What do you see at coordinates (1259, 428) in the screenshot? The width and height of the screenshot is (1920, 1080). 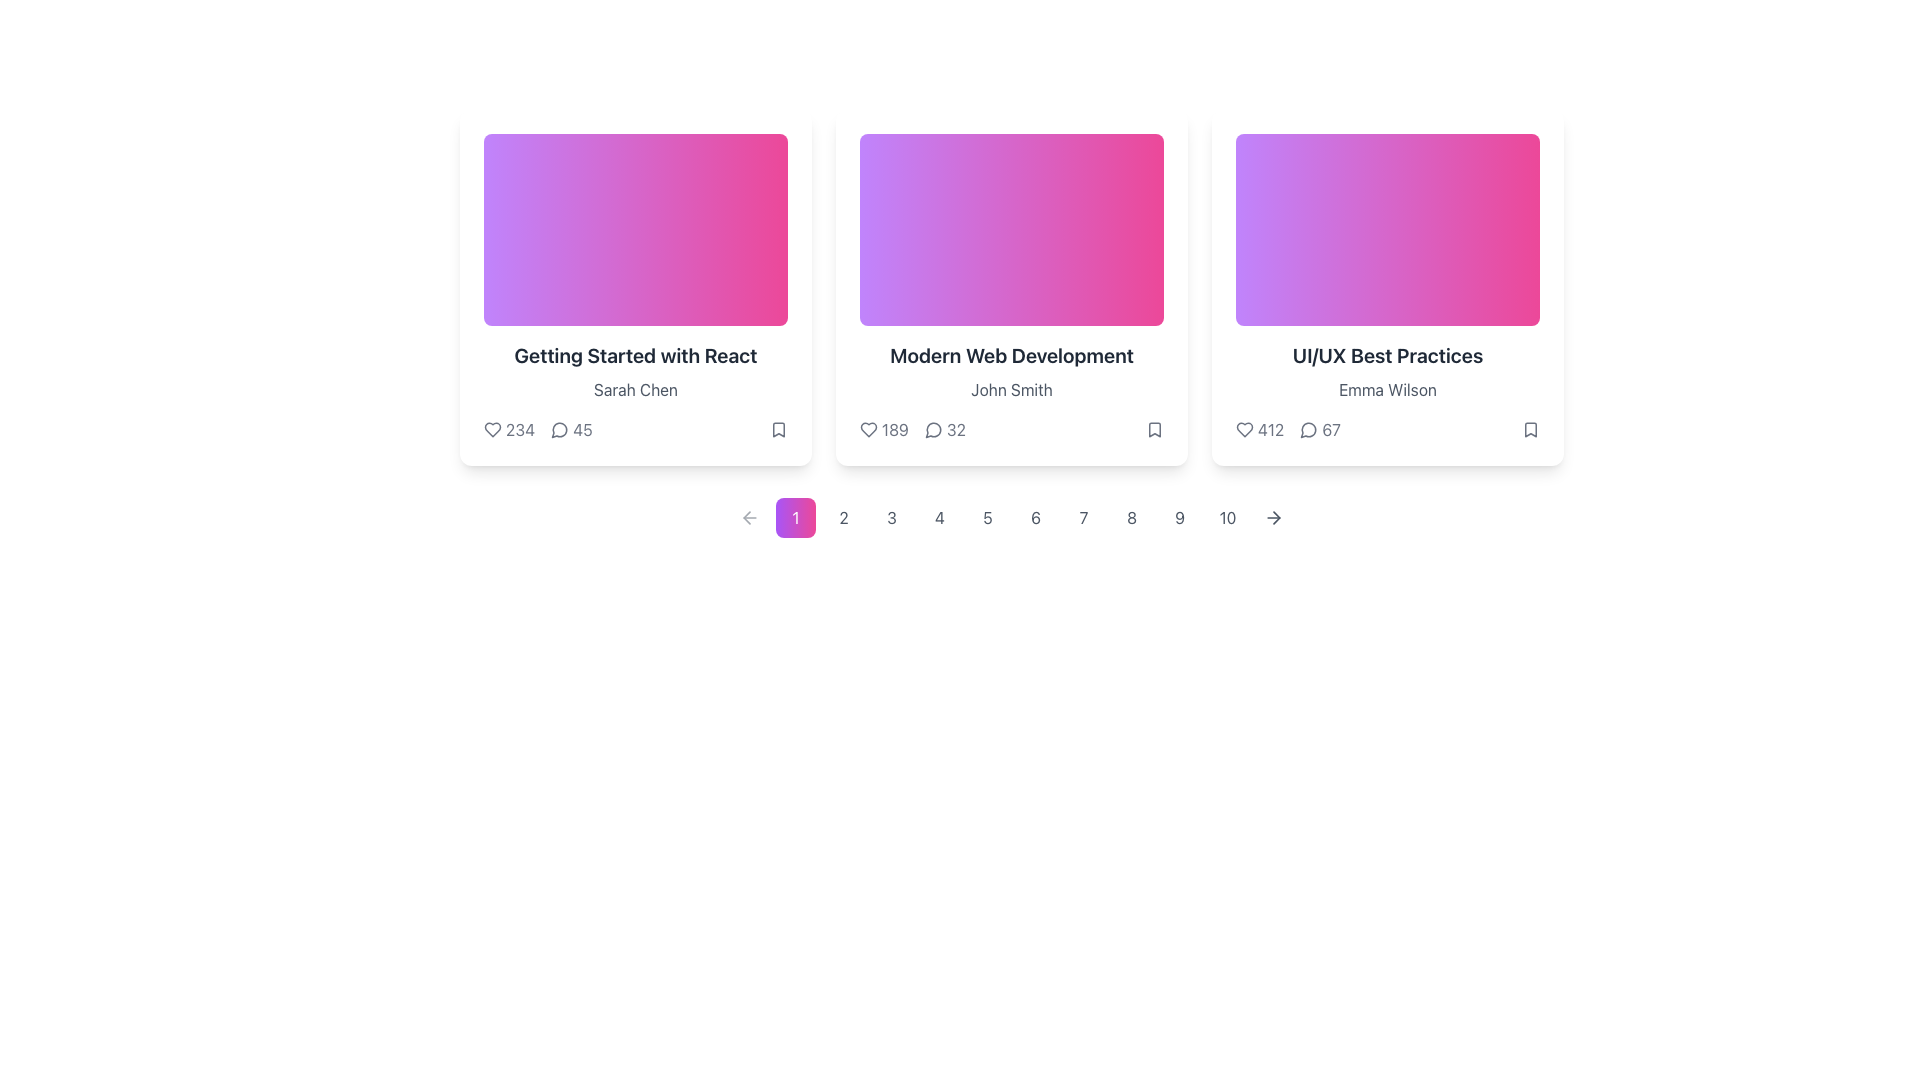 I see `the Interactive Text with Icon Pair containing an outlined heart icon and the number '412' to like the content` at bounding box center [1259, 428].